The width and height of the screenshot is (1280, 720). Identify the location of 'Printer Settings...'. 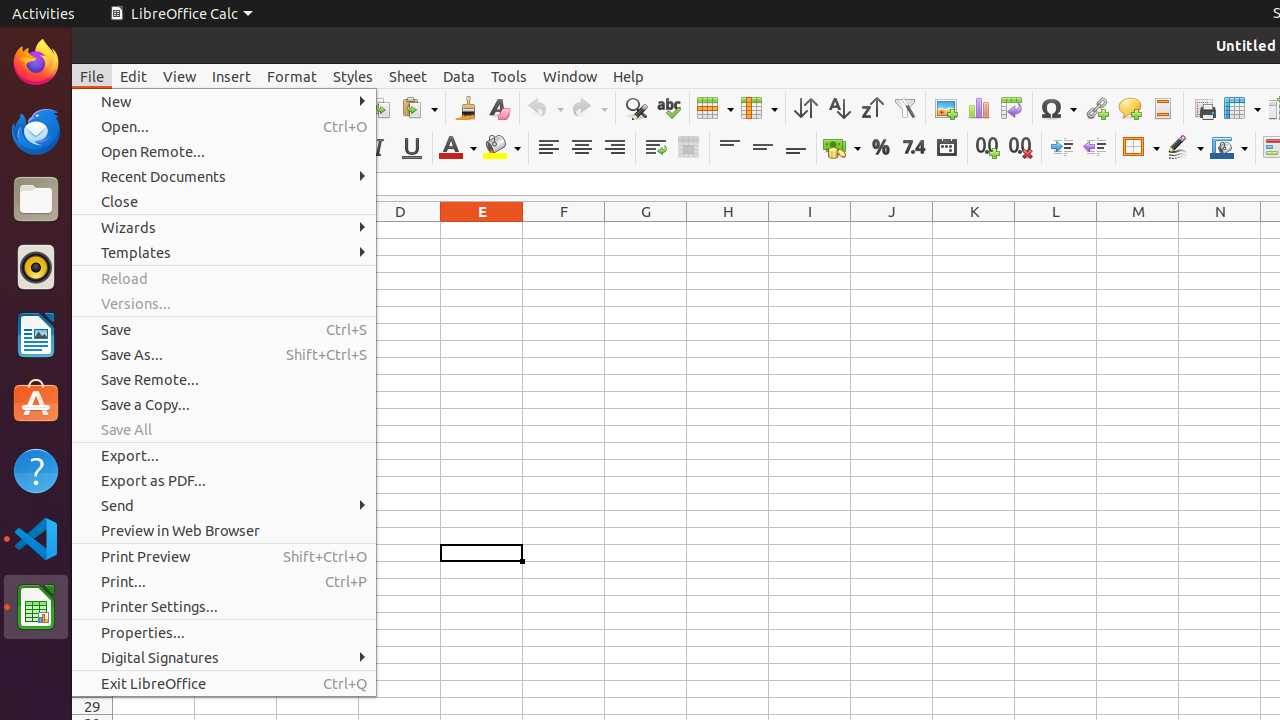
(224, 605).